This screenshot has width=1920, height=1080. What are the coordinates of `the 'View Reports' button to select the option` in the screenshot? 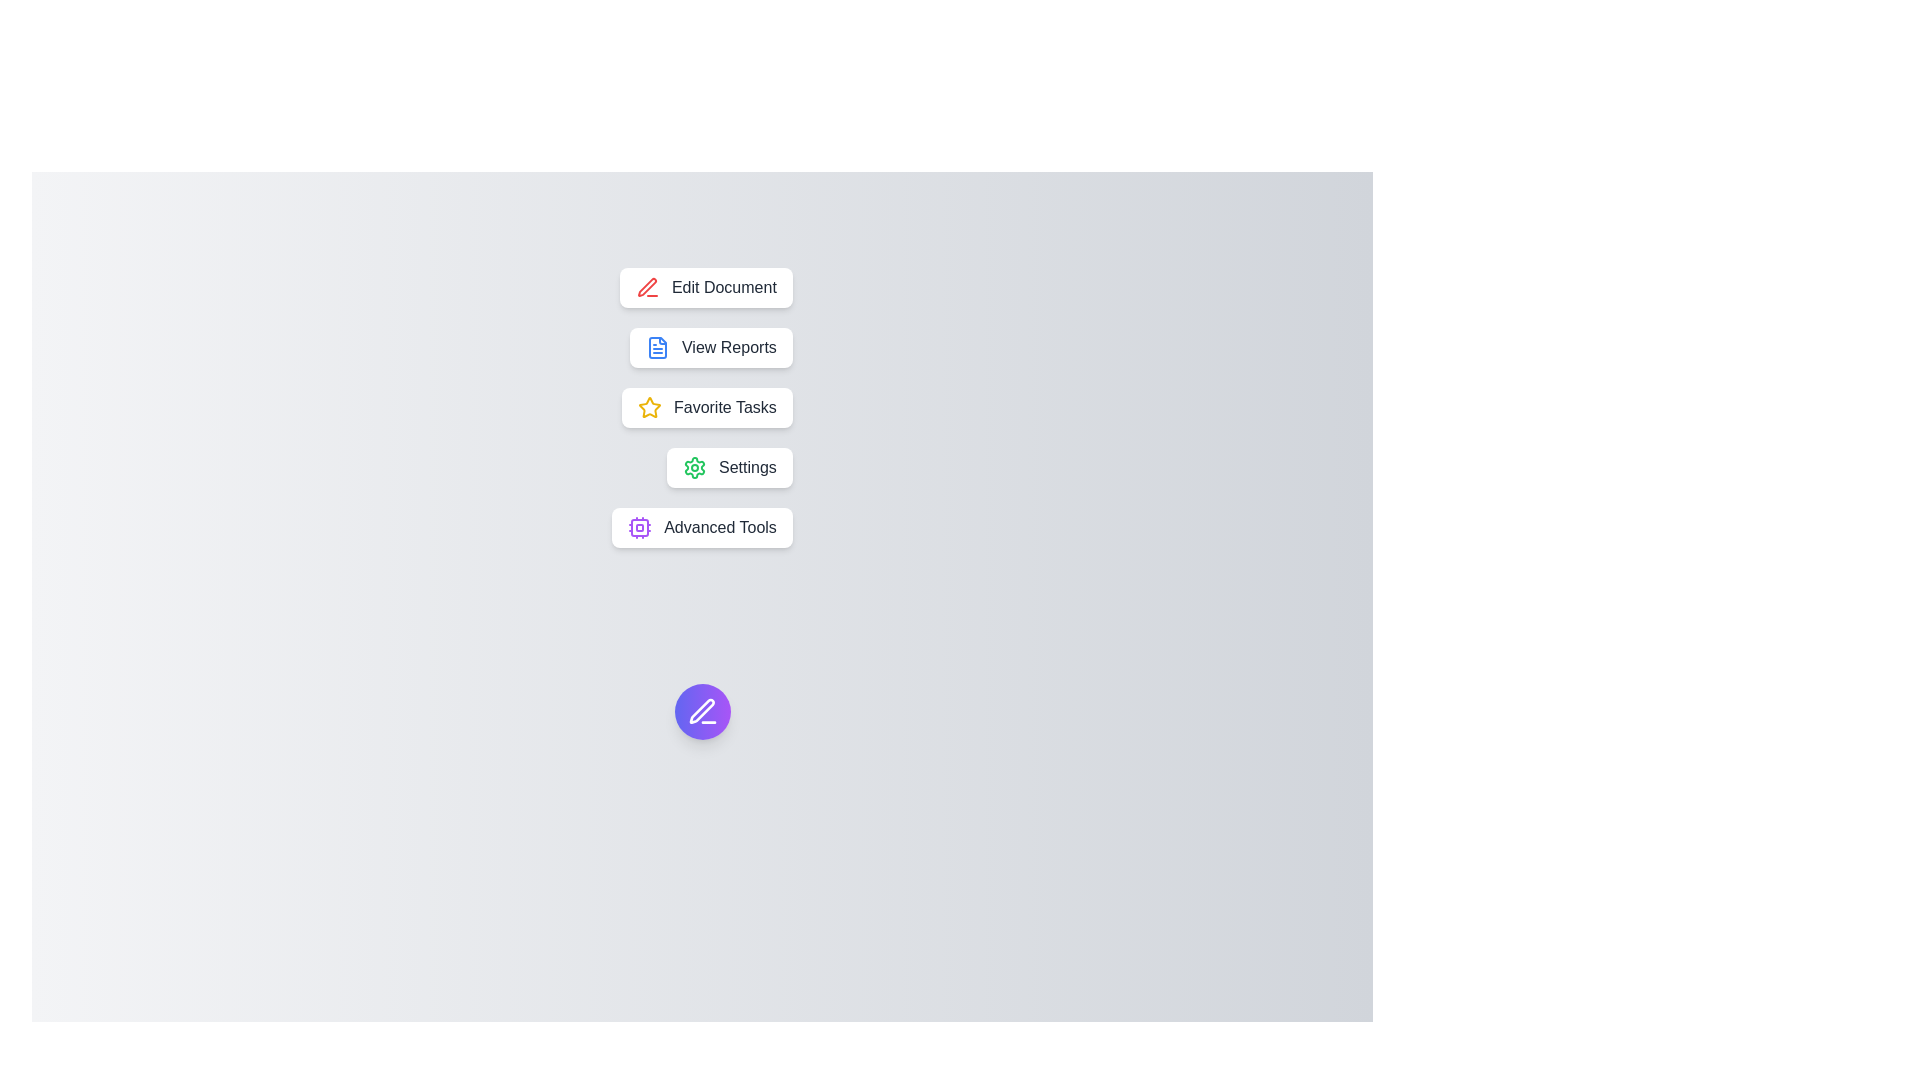 It's located at (711, 346).